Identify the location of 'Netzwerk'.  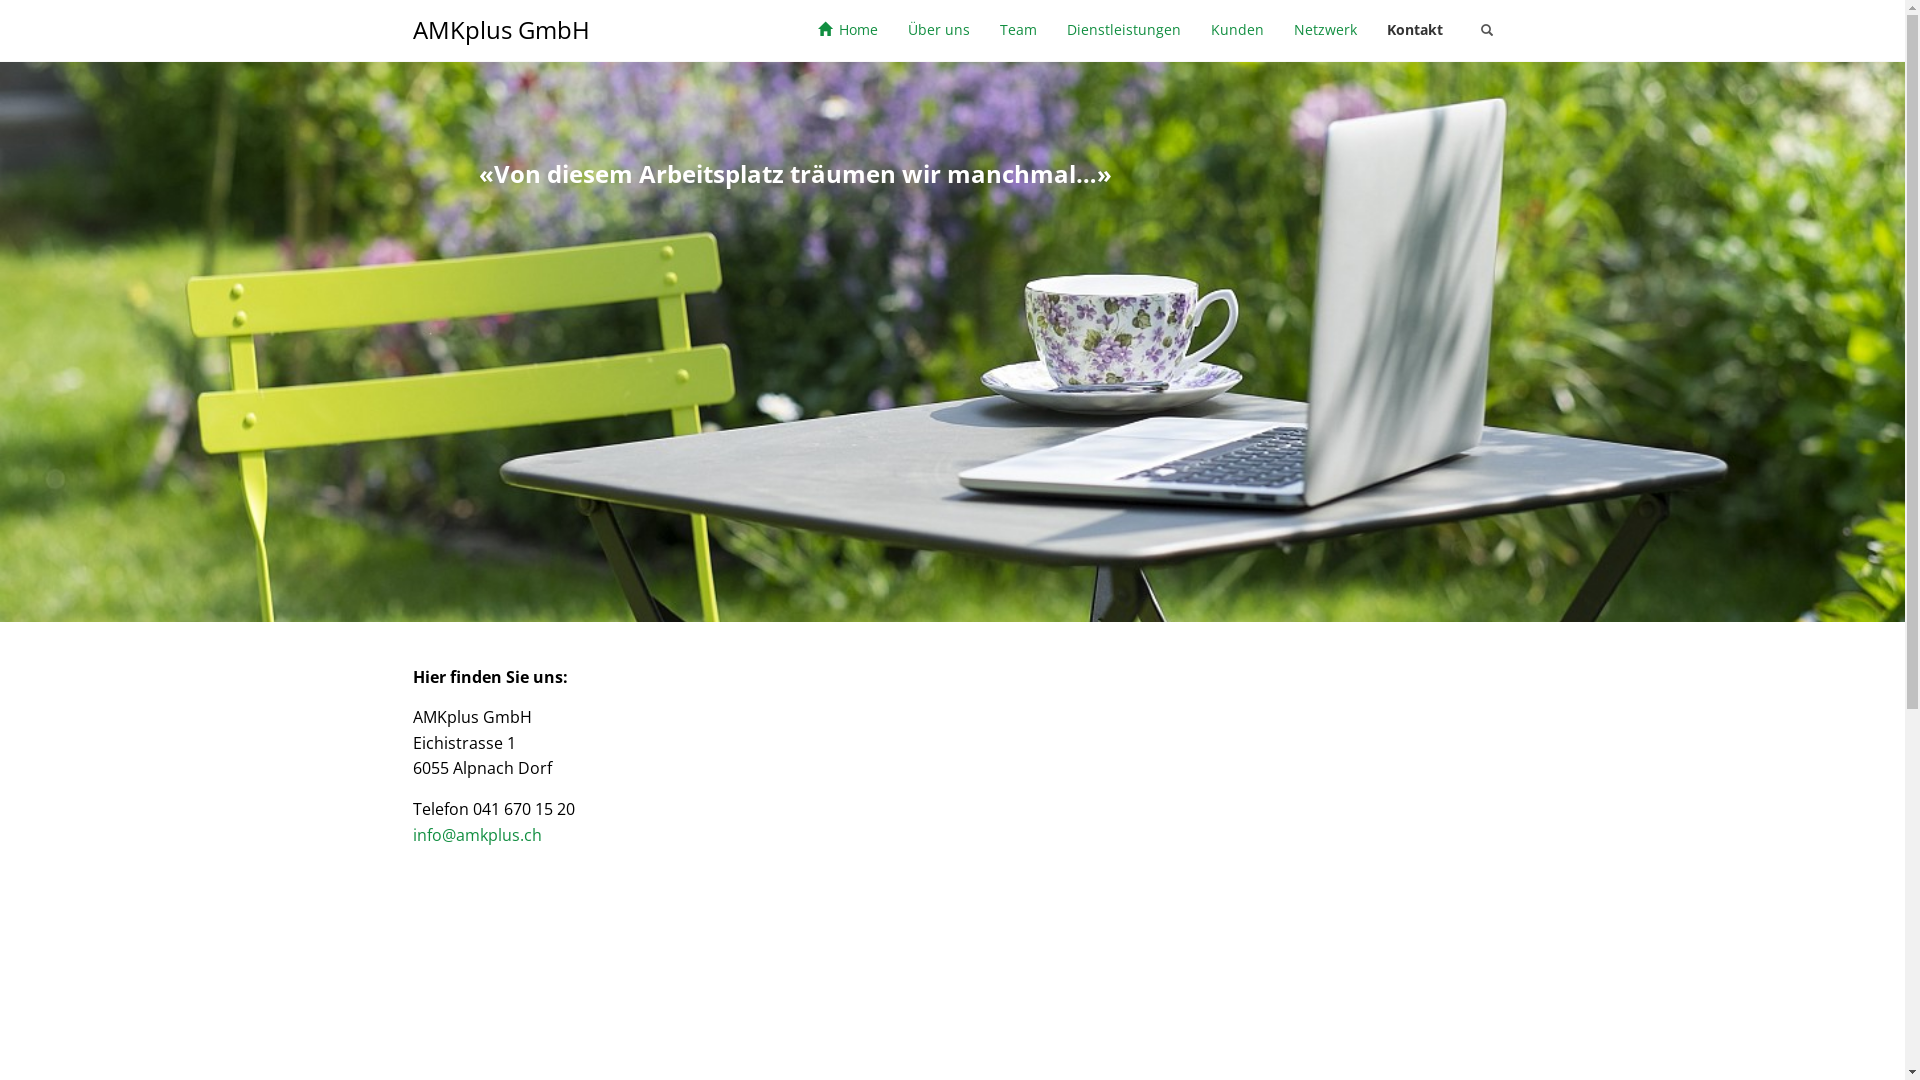
(1324, 30).